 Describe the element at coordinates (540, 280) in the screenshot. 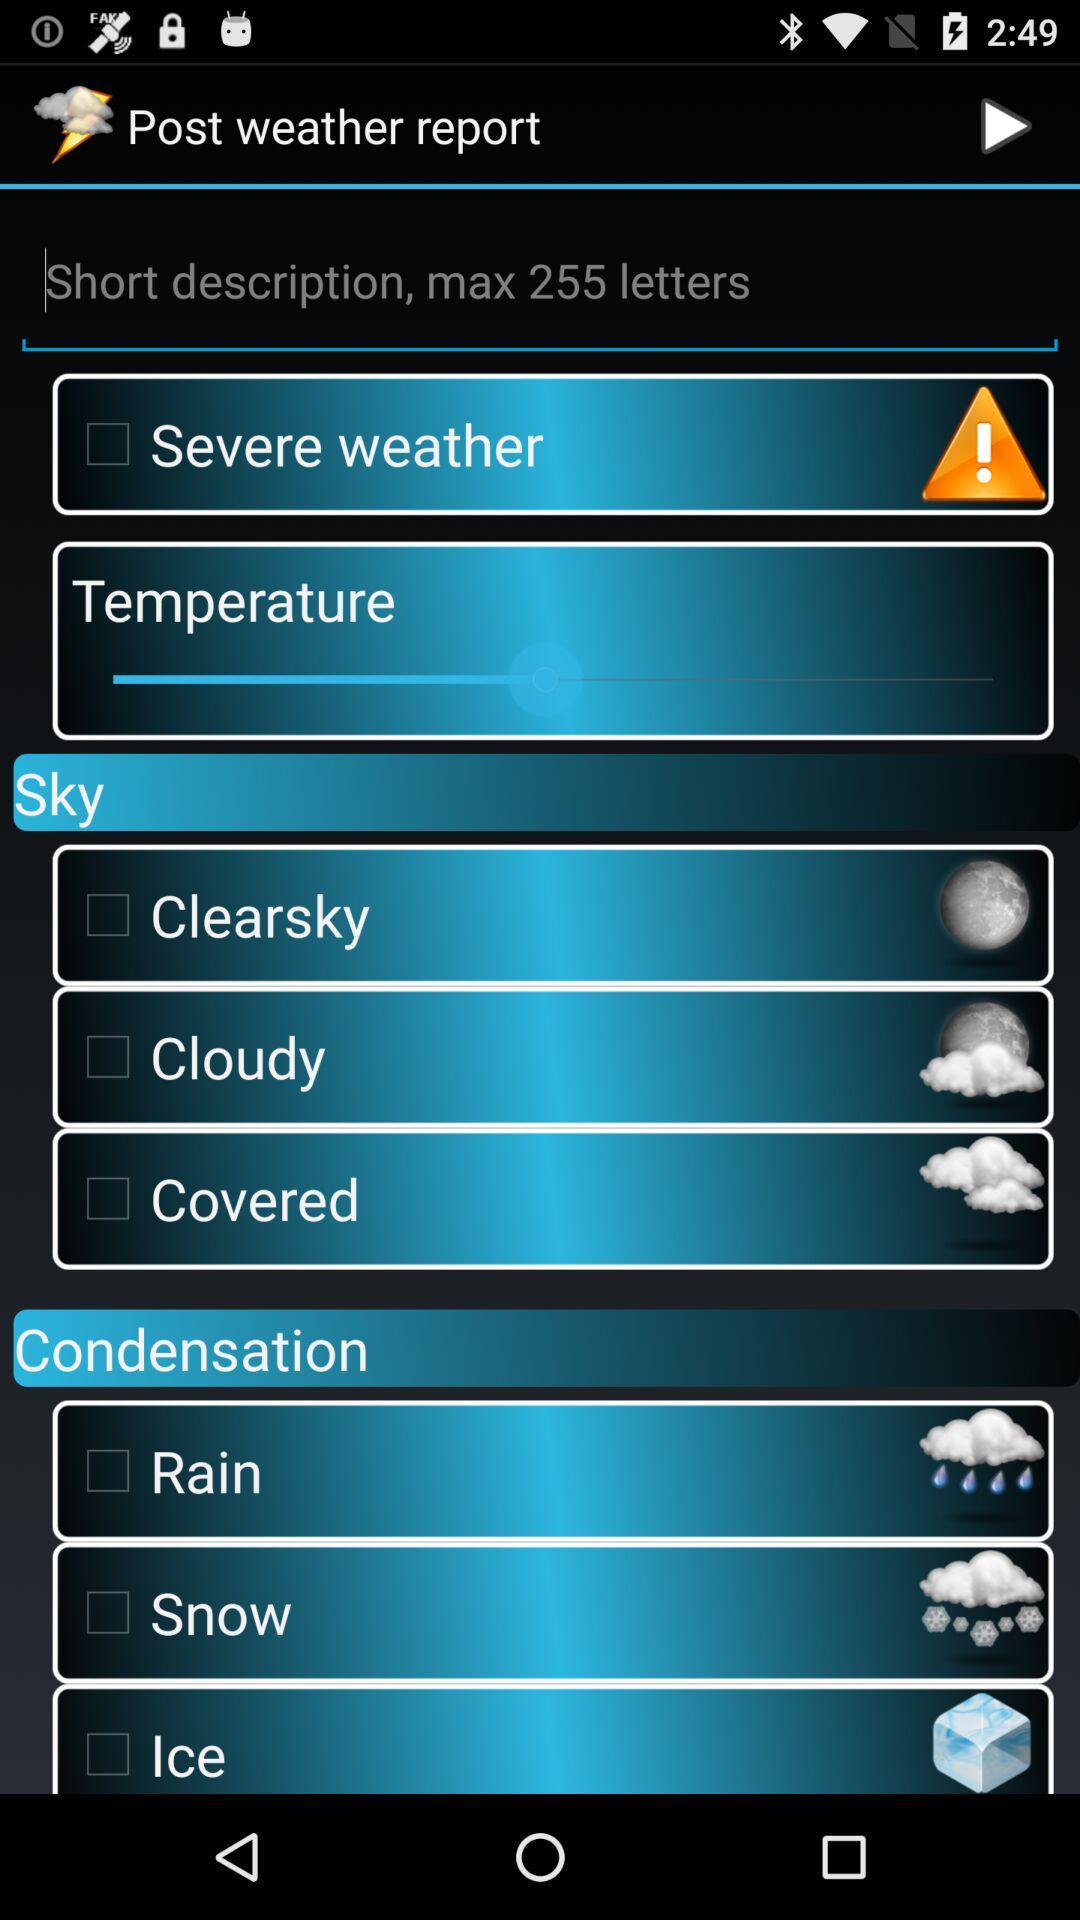

I see `write a description` at that location.